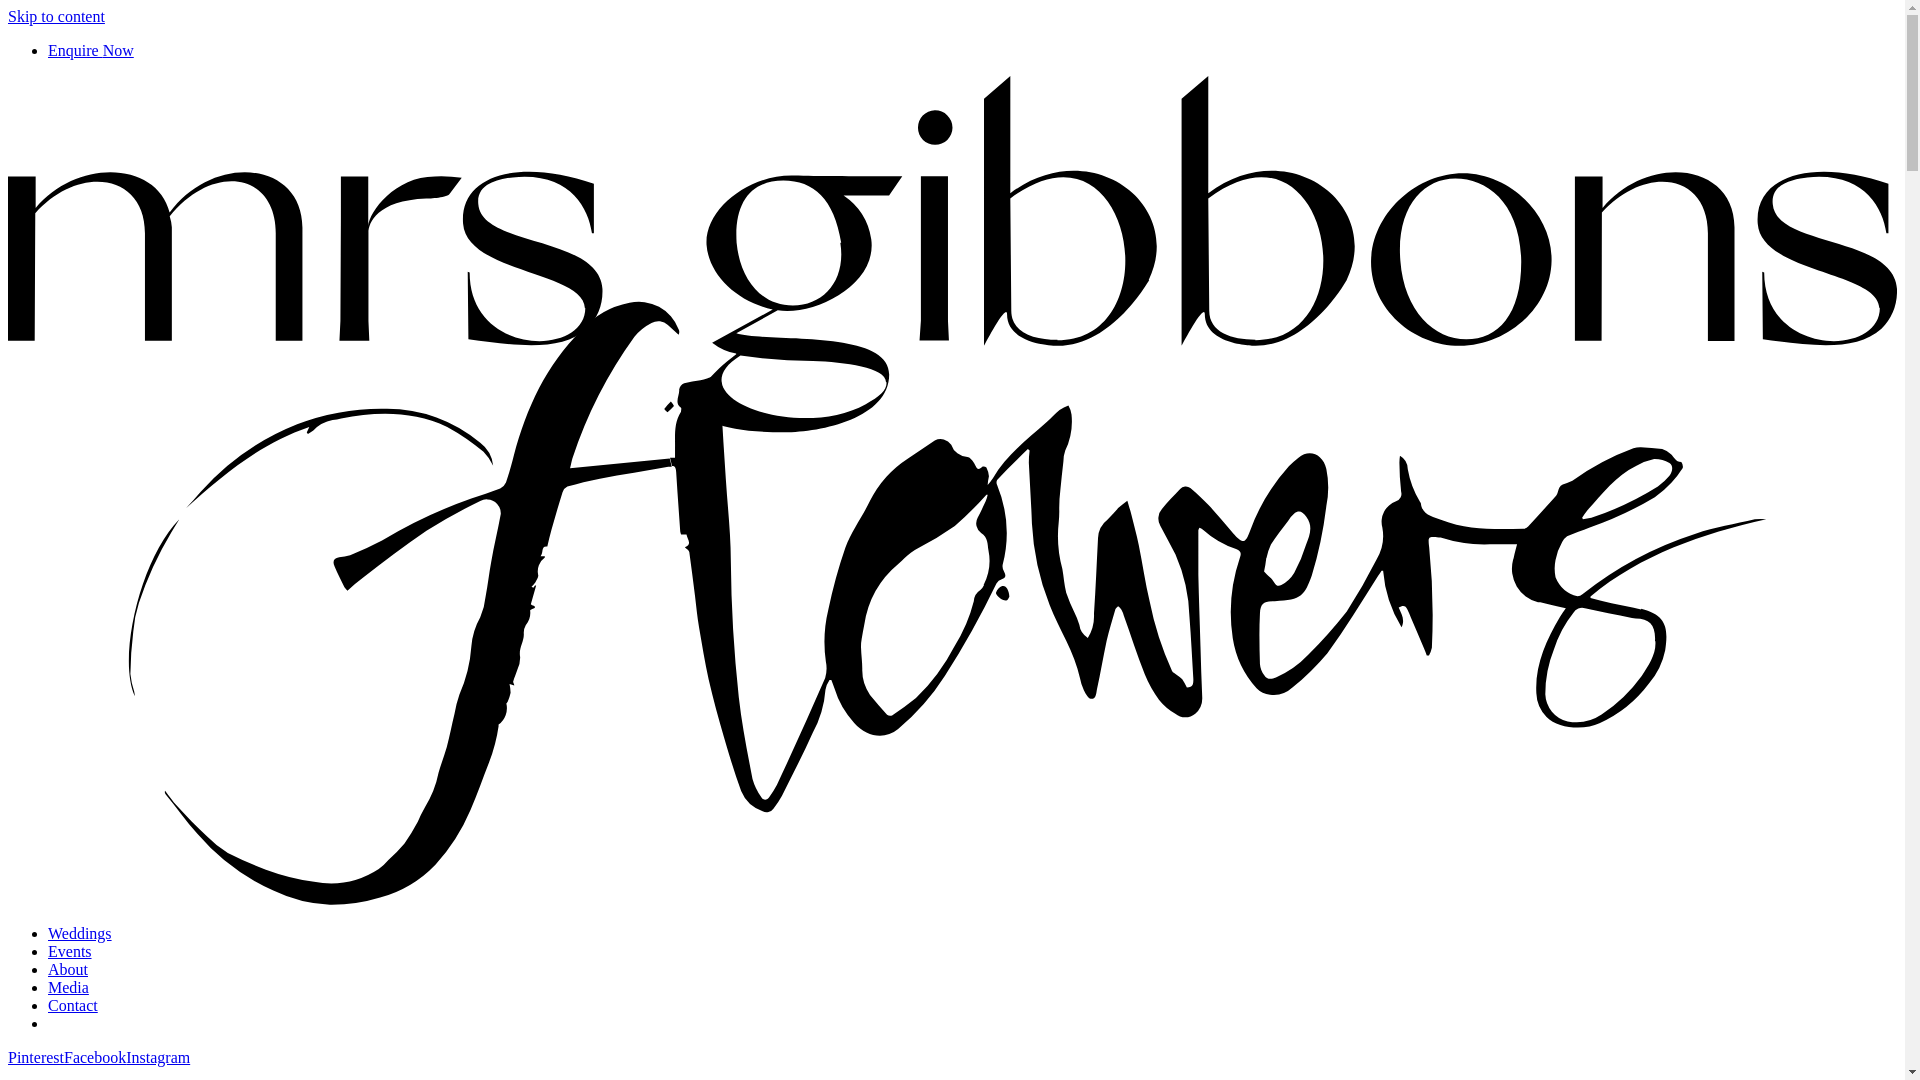 This screenshot has width=1920, height=1080. I want to click on 'Media', so click(68, 986).